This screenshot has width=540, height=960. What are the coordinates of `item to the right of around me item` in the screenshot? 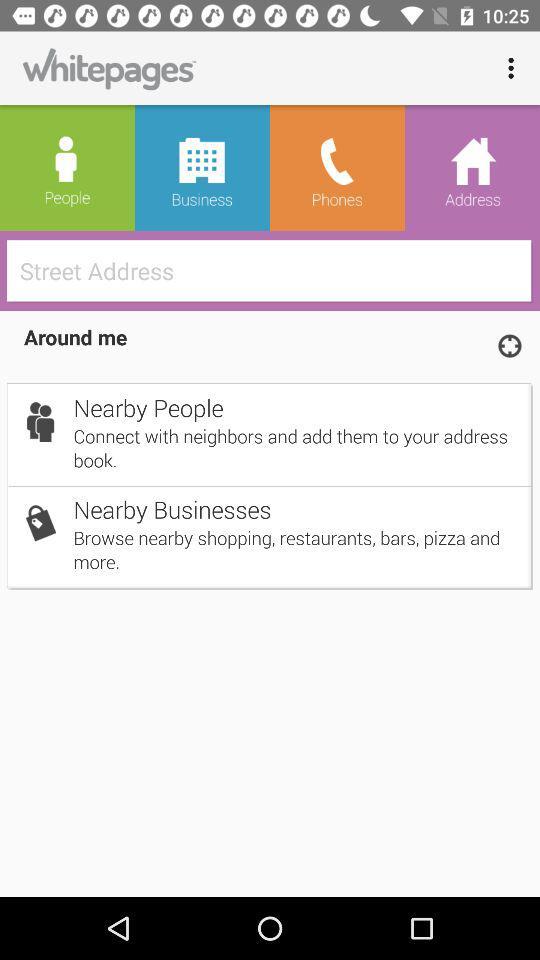 It's located at (509, 345).